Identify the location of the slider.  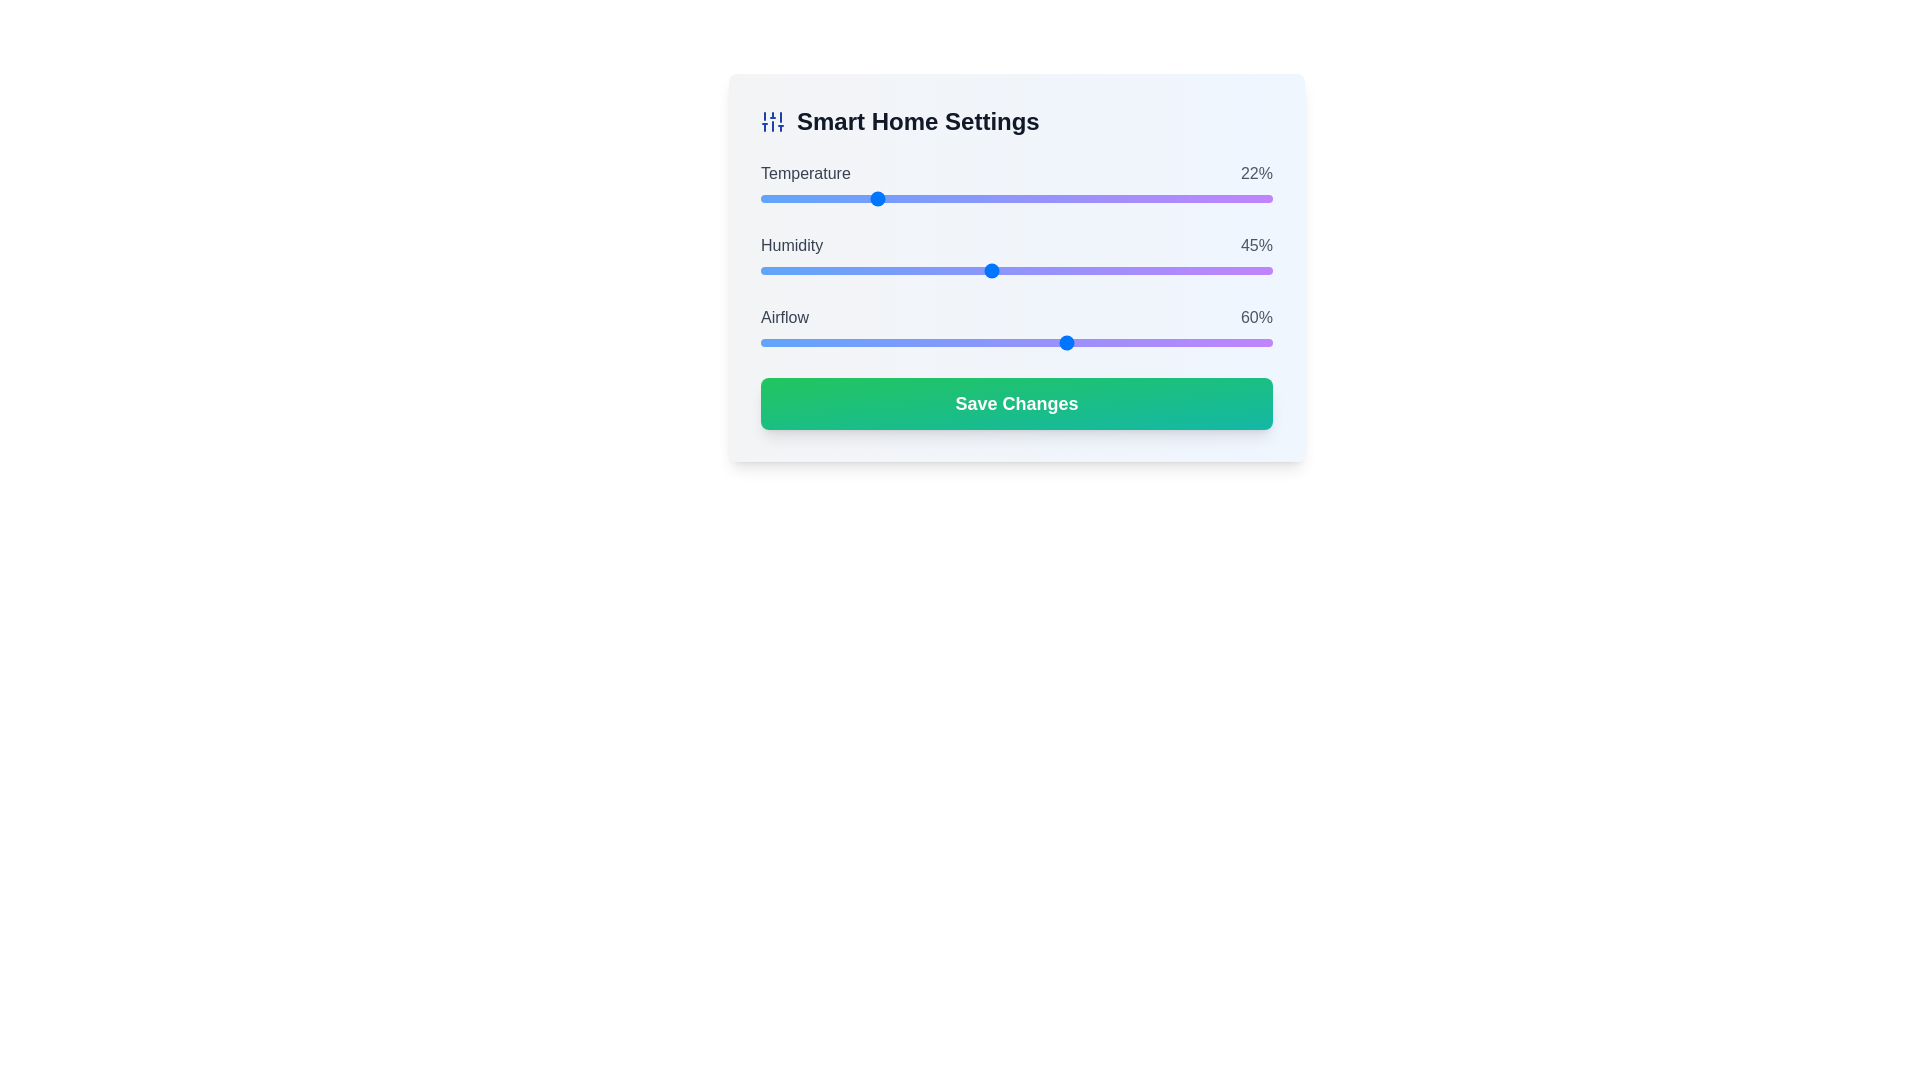
(965, 199).